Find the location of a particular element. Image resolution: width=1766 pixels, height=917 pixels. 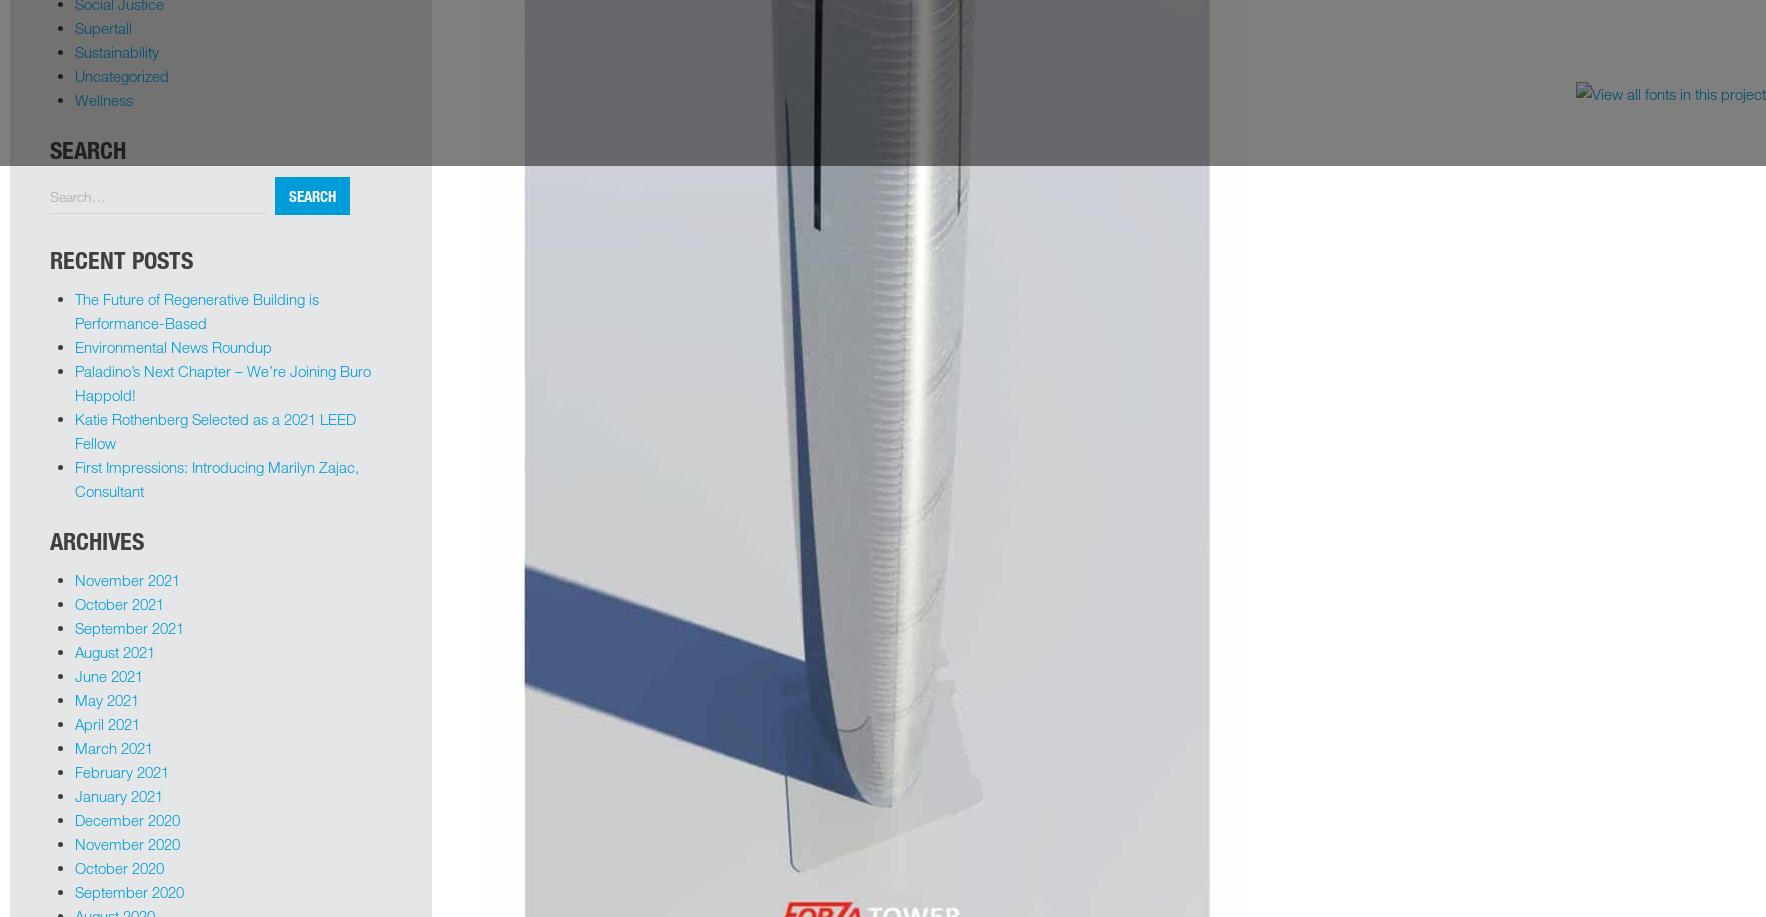

'Sustainability' is located at coordinates (74, 51).